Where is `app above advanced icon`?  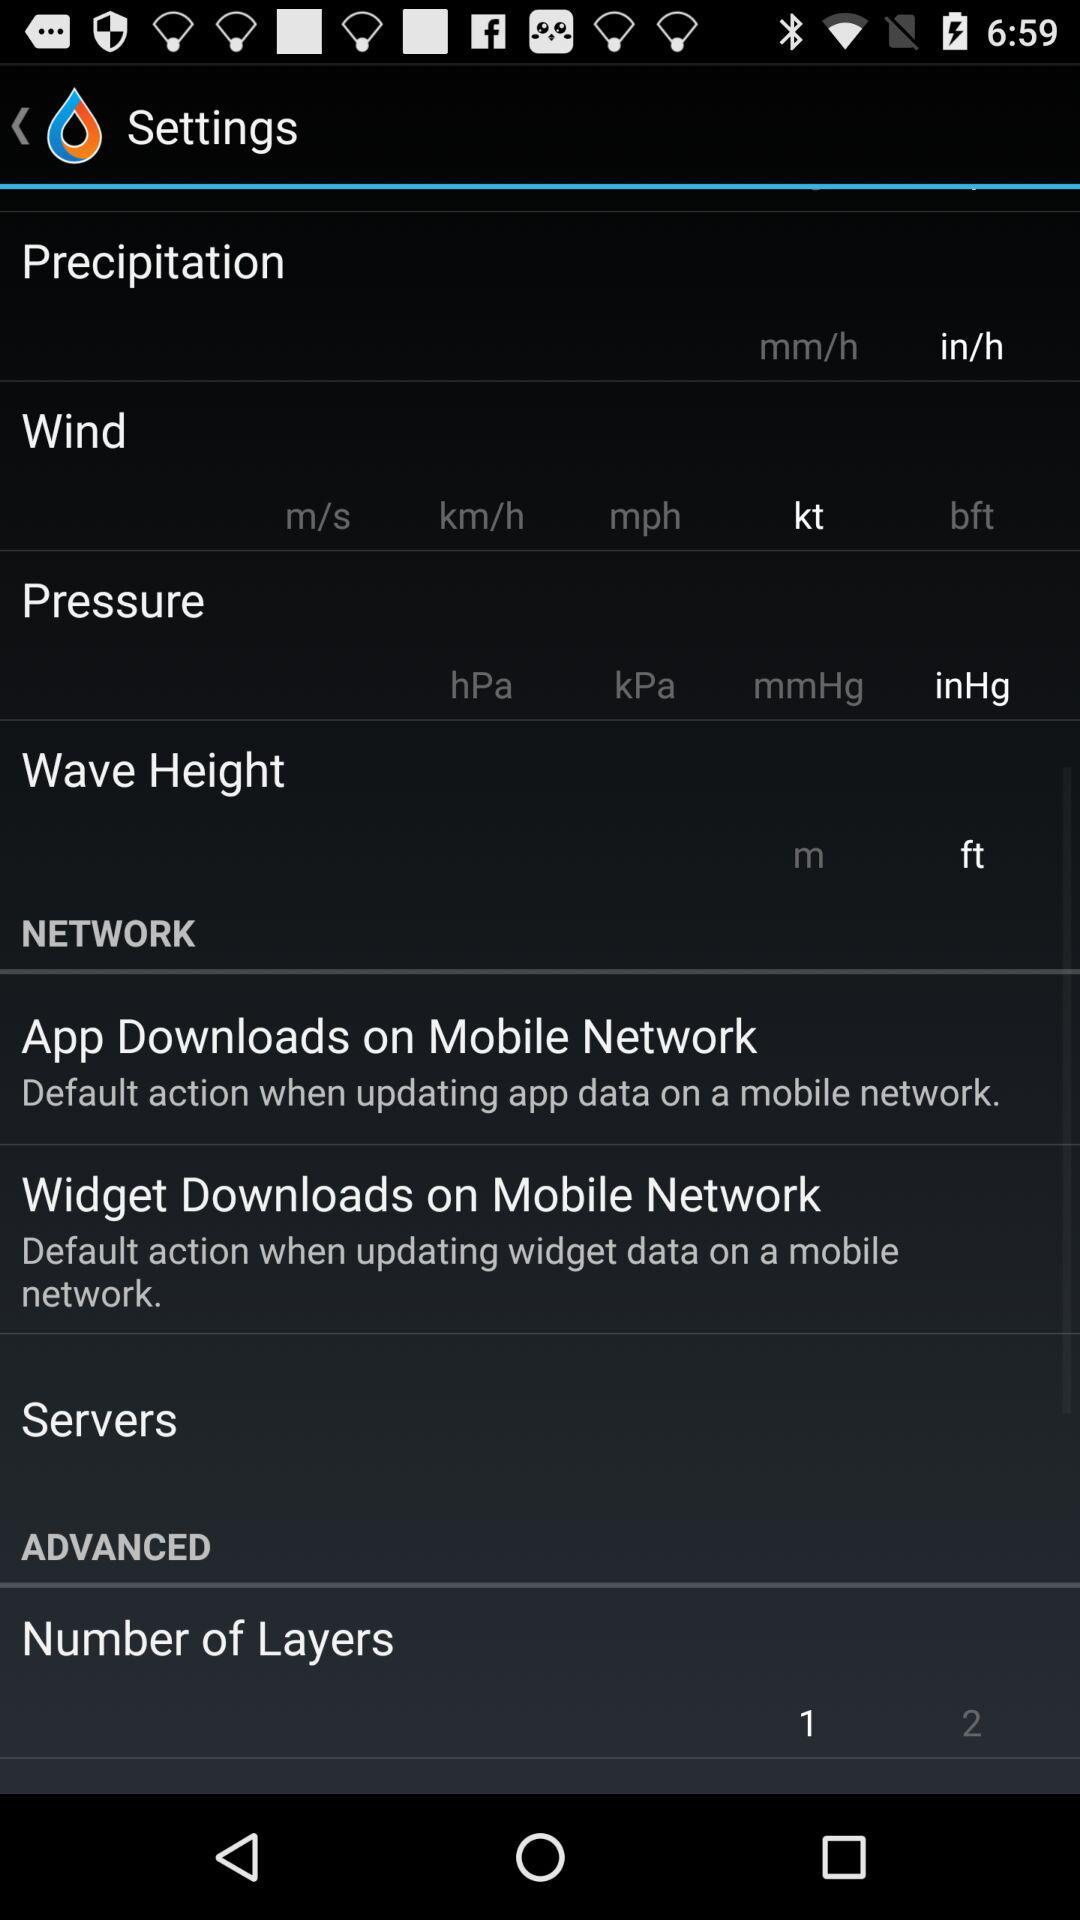 app above advanced icon is located at coordinates (99, 1416).